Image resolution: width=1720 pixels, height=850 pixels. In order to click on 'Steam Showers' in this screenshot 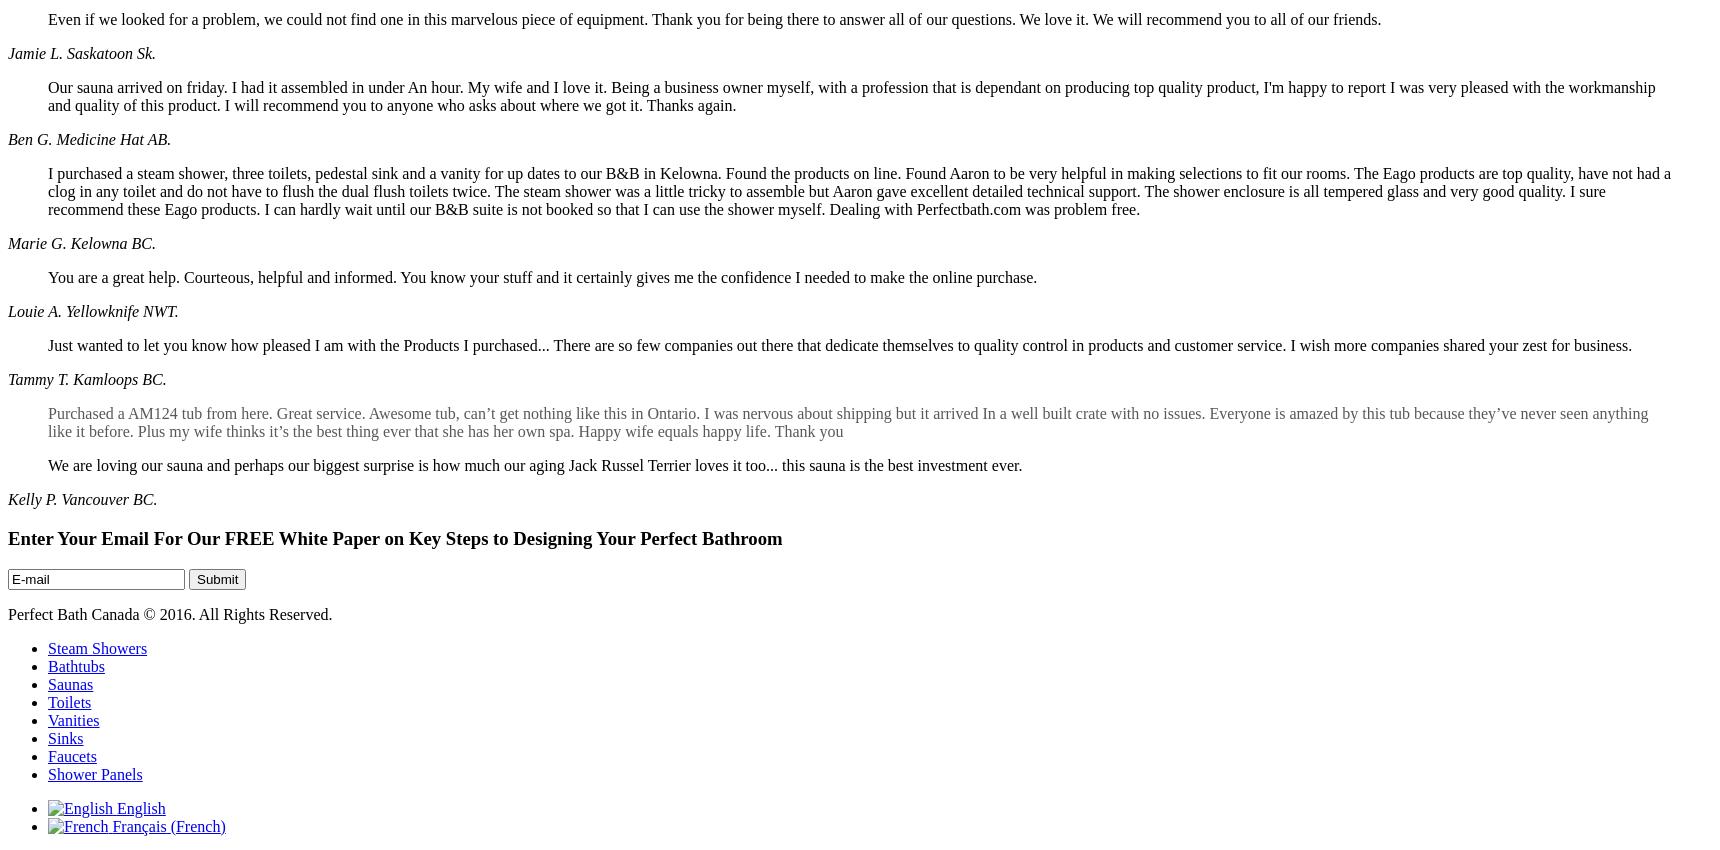, I will do `click(97, 647)`.